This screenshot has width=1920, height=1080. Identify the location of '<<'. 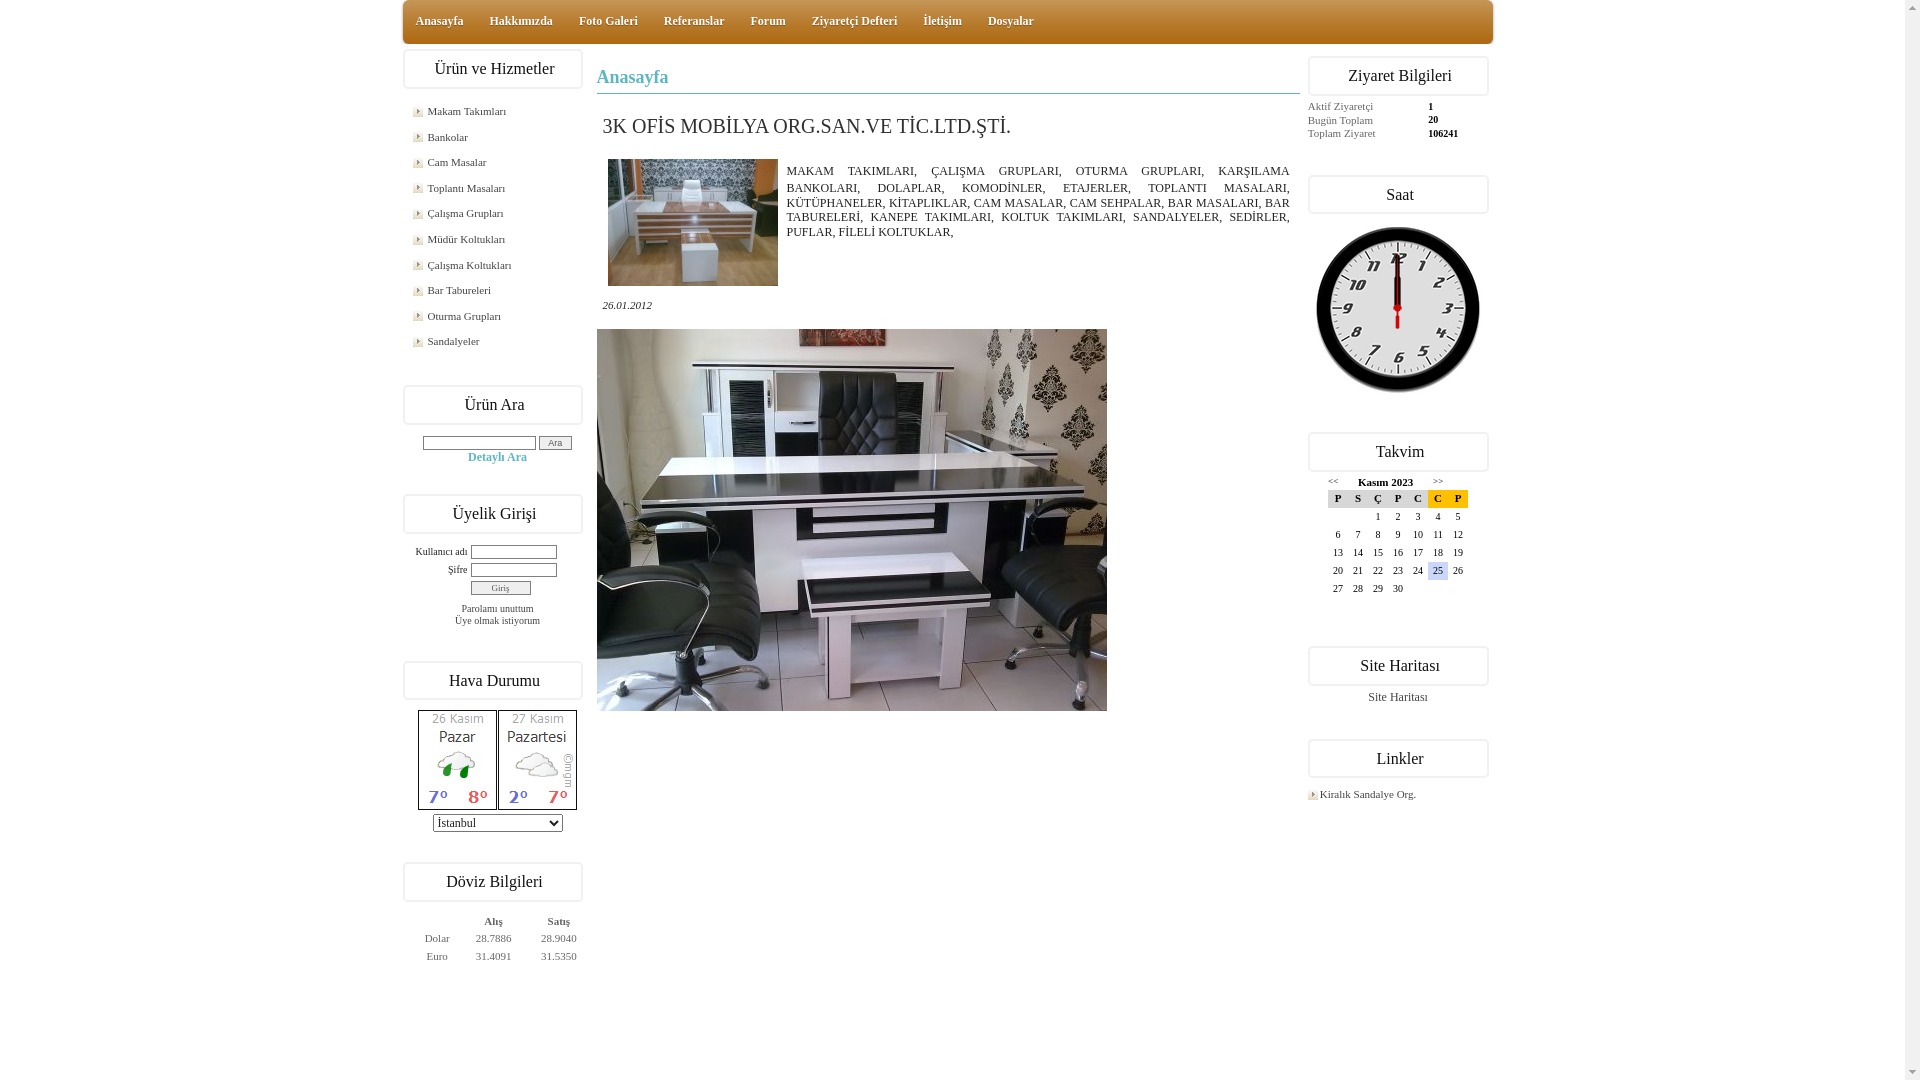
(1333, 481).